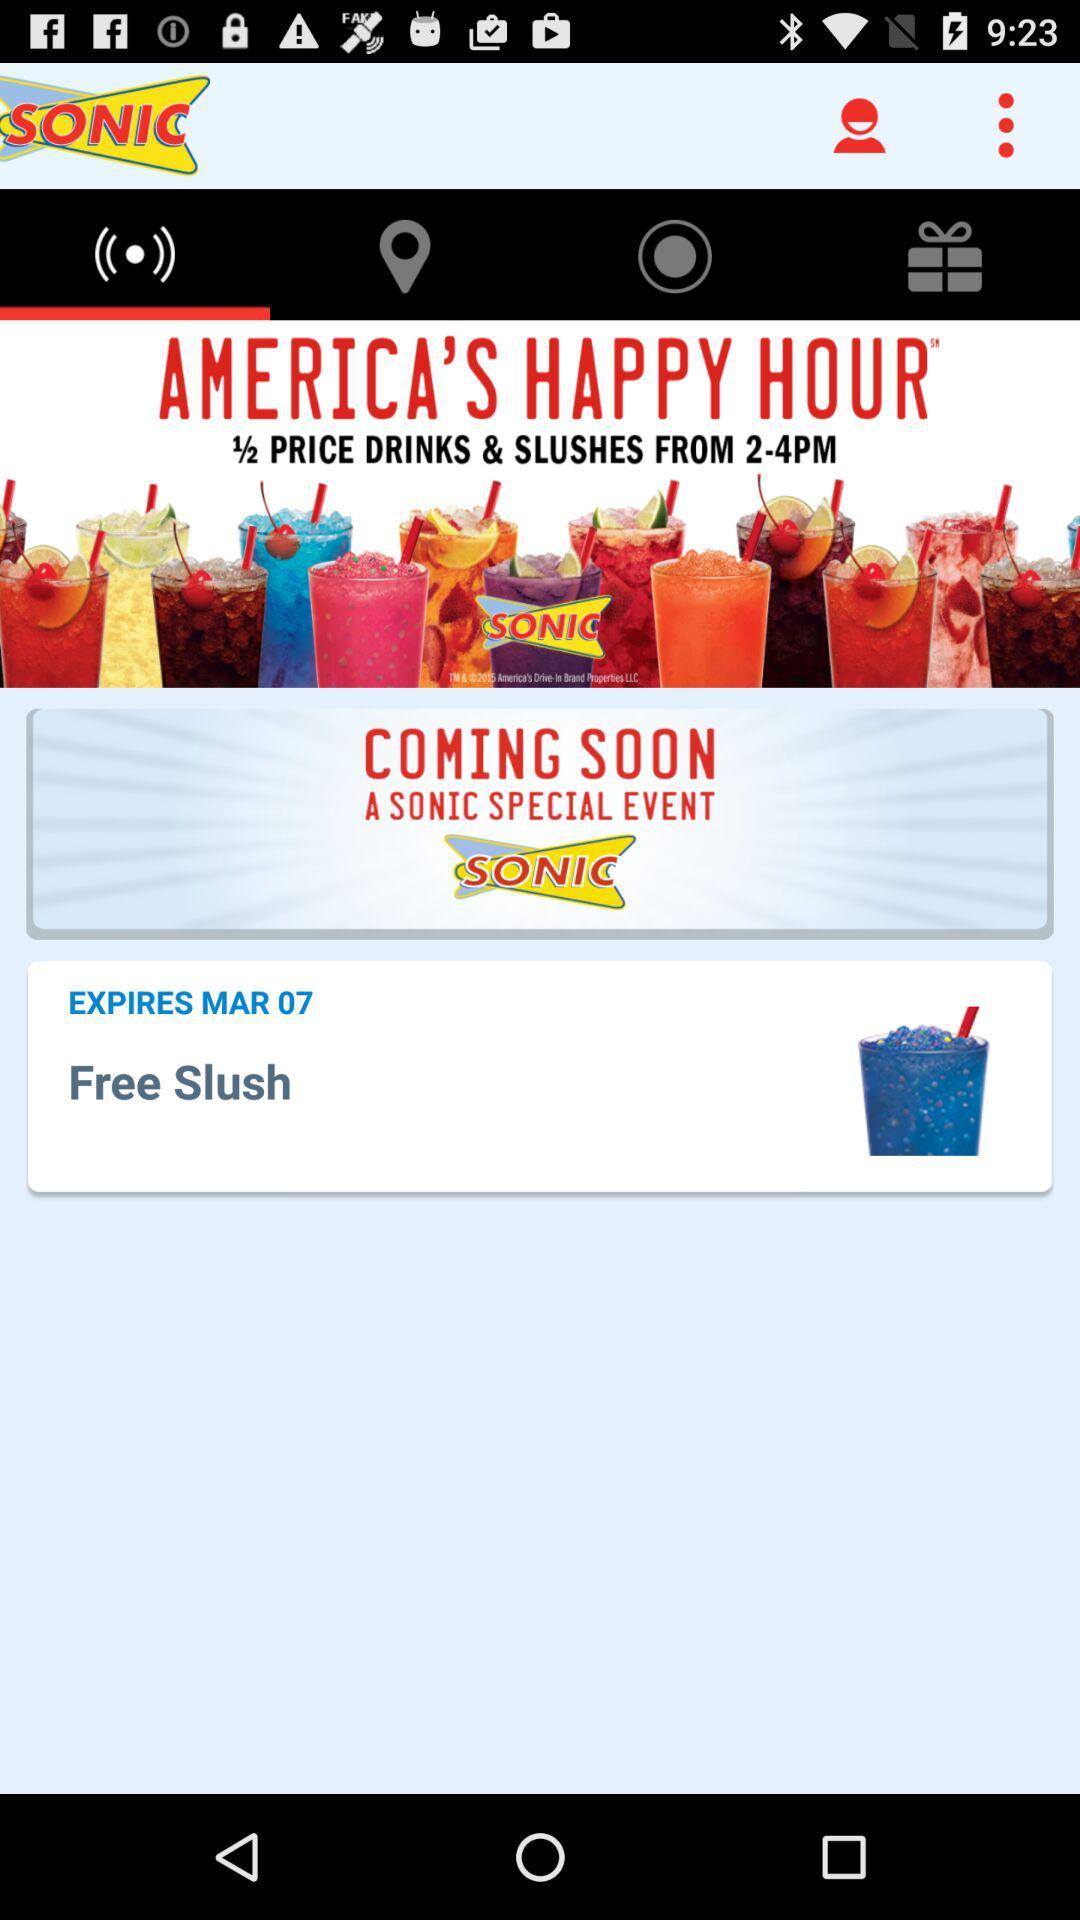 The width and height of the screenshot is (1080, 1920). What do you see at coordinates (457, 1080) in the screenshot?
I see `the app below the expires mar 07 icon` at bounding box center [457, 1080].